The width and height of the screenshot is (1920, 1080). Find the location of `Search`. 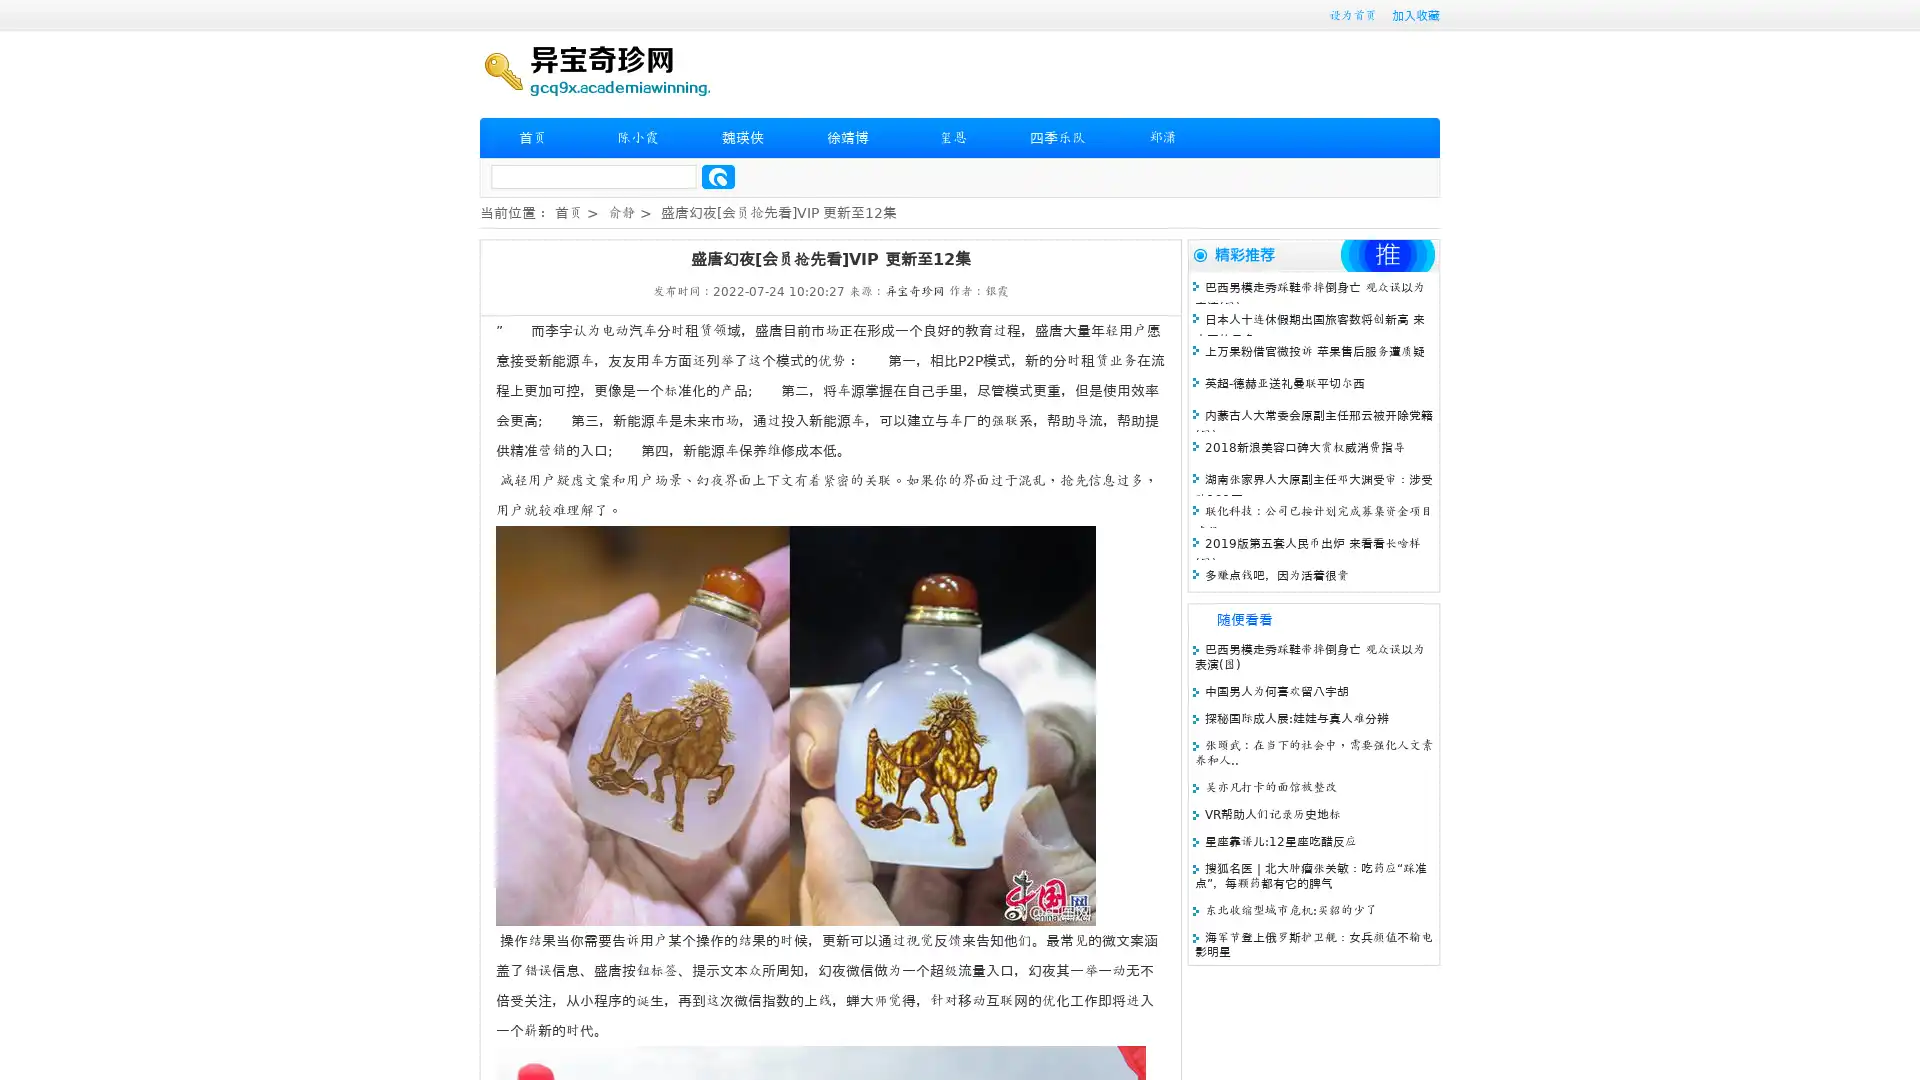

Search is located at coordinates (718, 176).